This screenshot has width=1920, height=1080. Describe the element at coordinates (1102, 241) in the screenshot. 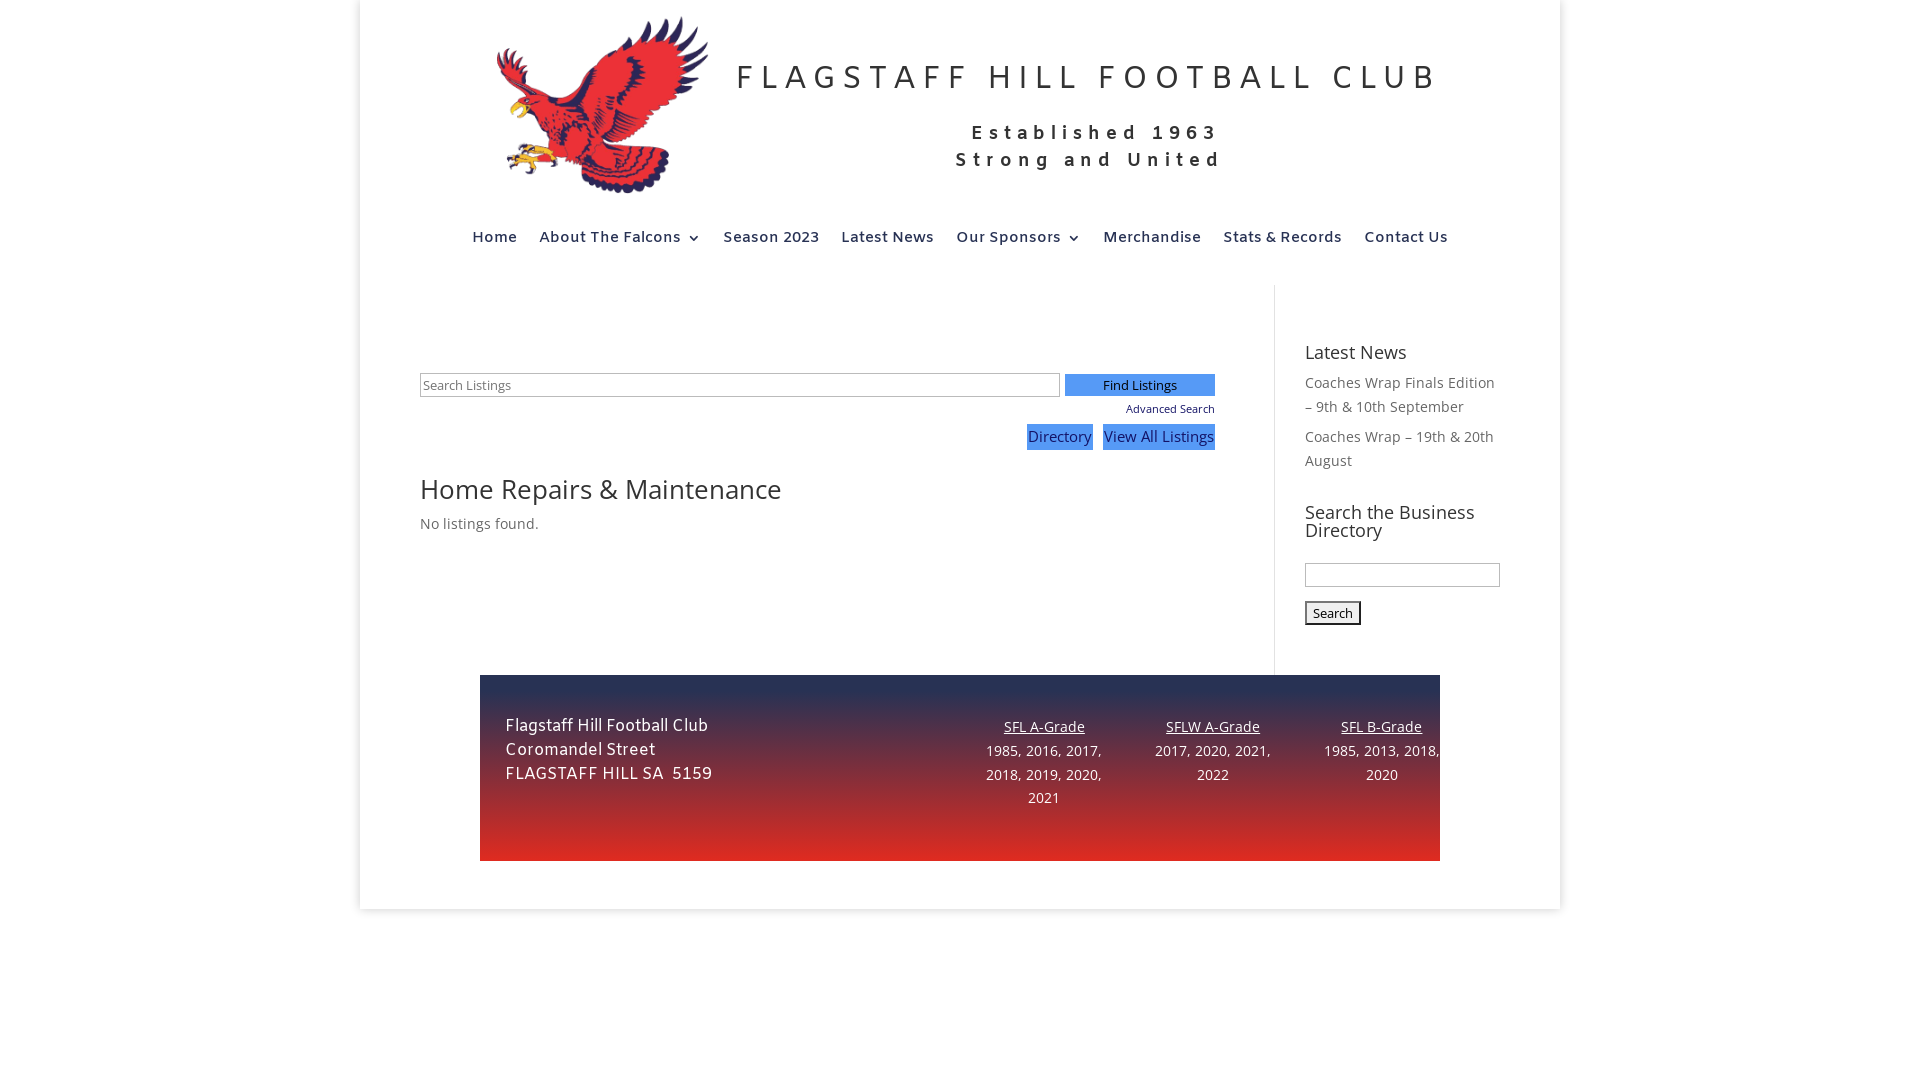

I see `'Merchandise'` at that location.